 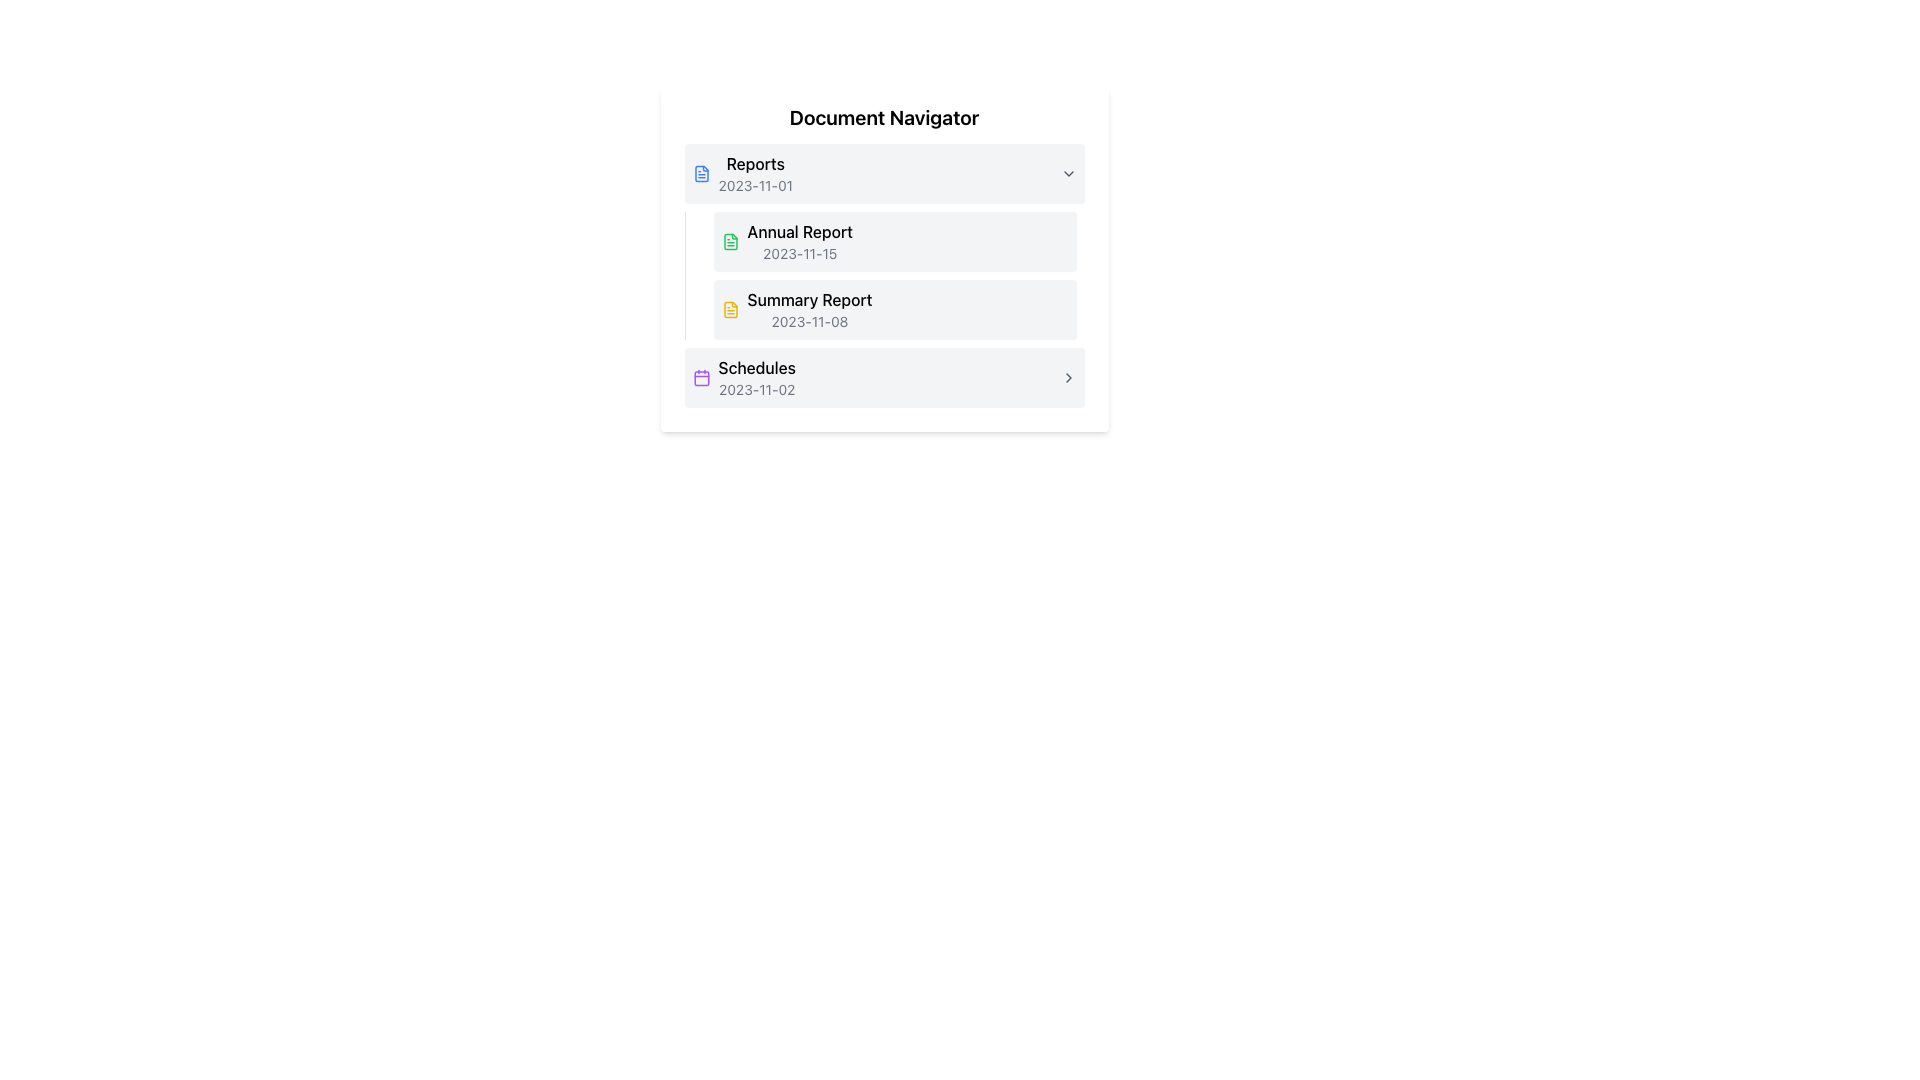 What do you see at coordinates (809, 309) in the screenshot?
I see `the List item labeled 'Summary Report' with the date '2023-11-08'` at bounding box center [809, 309].